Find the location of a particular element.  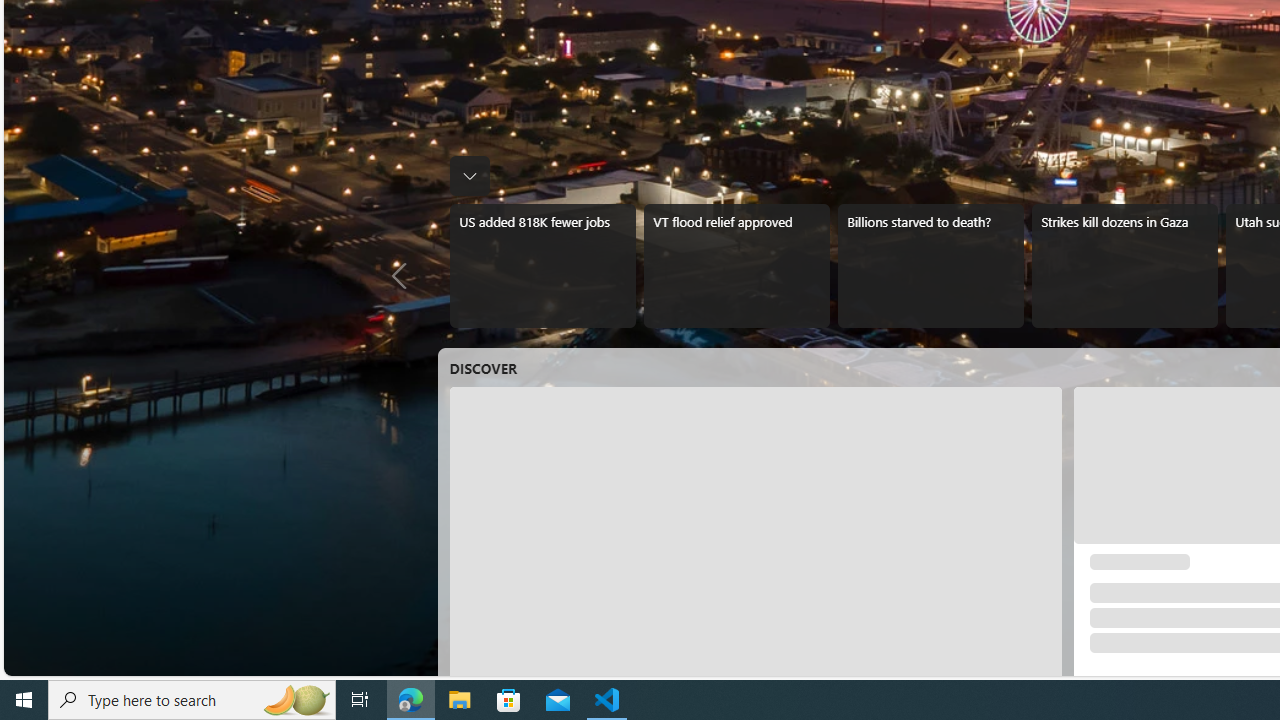

'US added 818K fewer jobs' is located at coordinates (542, 265).